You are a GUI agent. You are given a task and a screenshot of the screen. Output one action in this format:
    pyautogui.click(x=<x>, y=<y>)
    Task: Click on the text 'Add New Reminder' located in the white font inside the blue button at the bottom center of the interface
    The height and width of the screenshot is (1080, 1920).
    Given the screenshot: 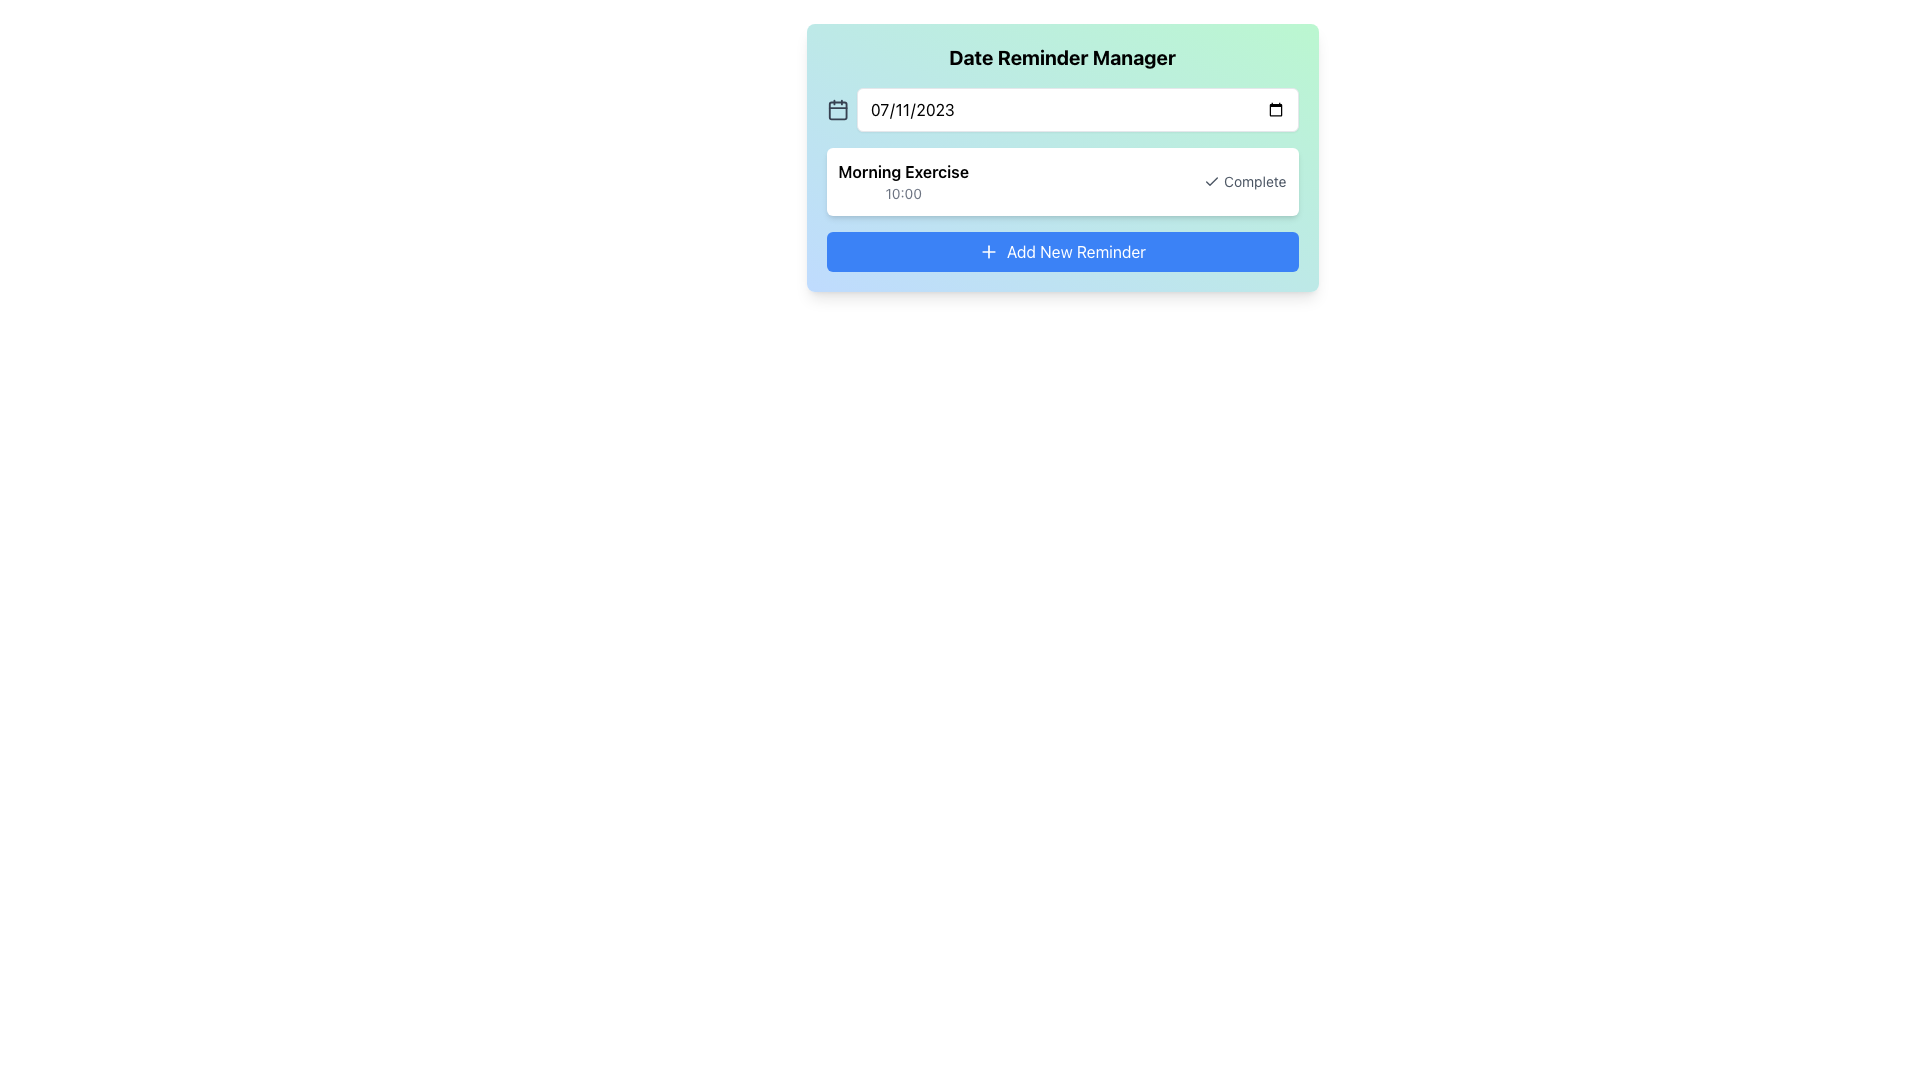 What is the action you would take?
    pyautogui.click(x=1075, y=250)
    